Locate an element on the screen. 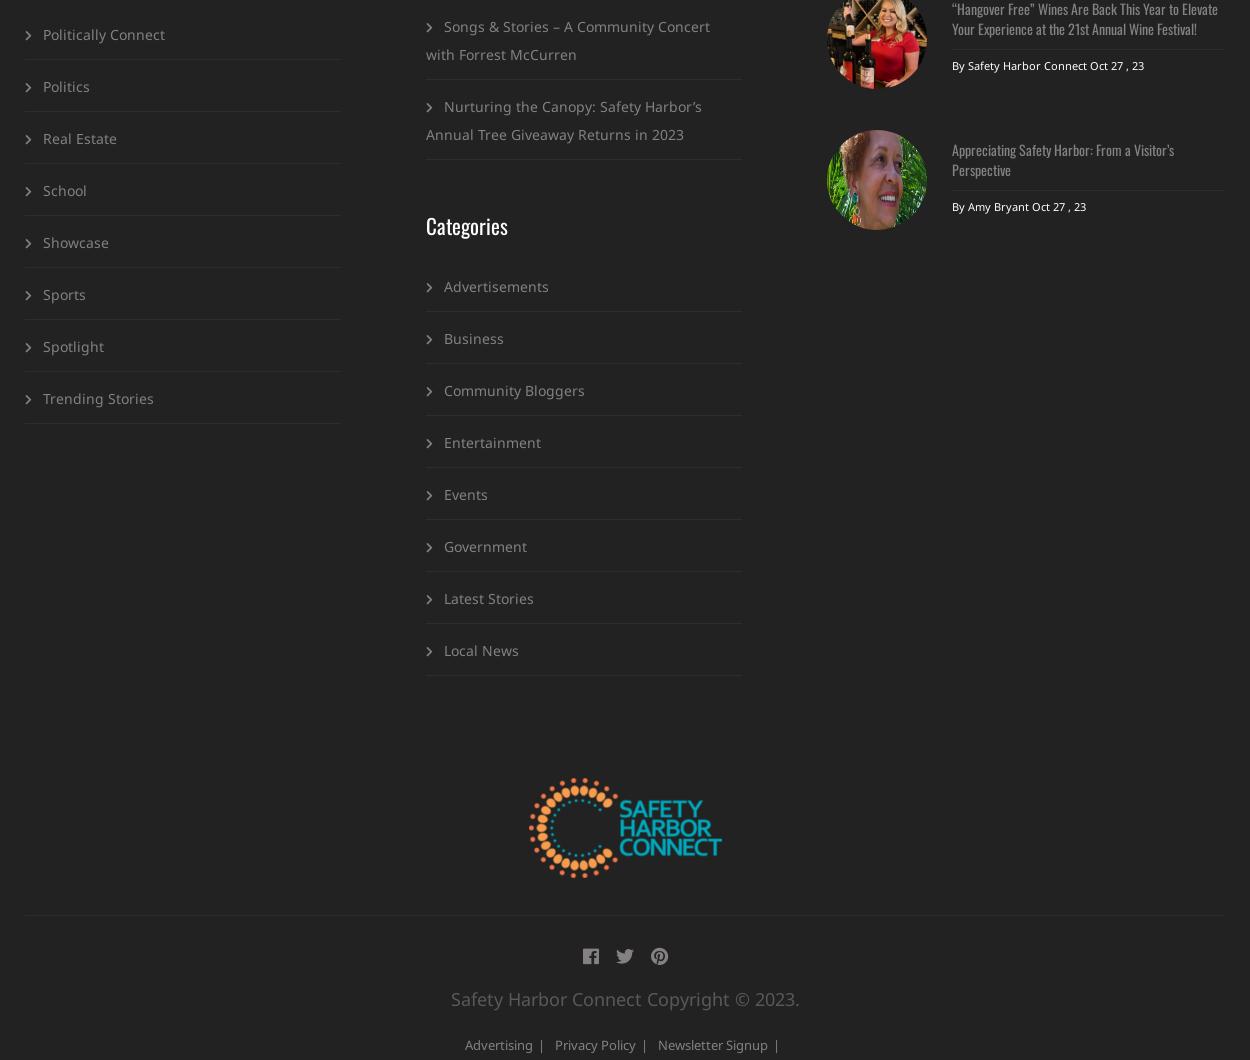  'Advertising' is located at coordinates (464, 1042).